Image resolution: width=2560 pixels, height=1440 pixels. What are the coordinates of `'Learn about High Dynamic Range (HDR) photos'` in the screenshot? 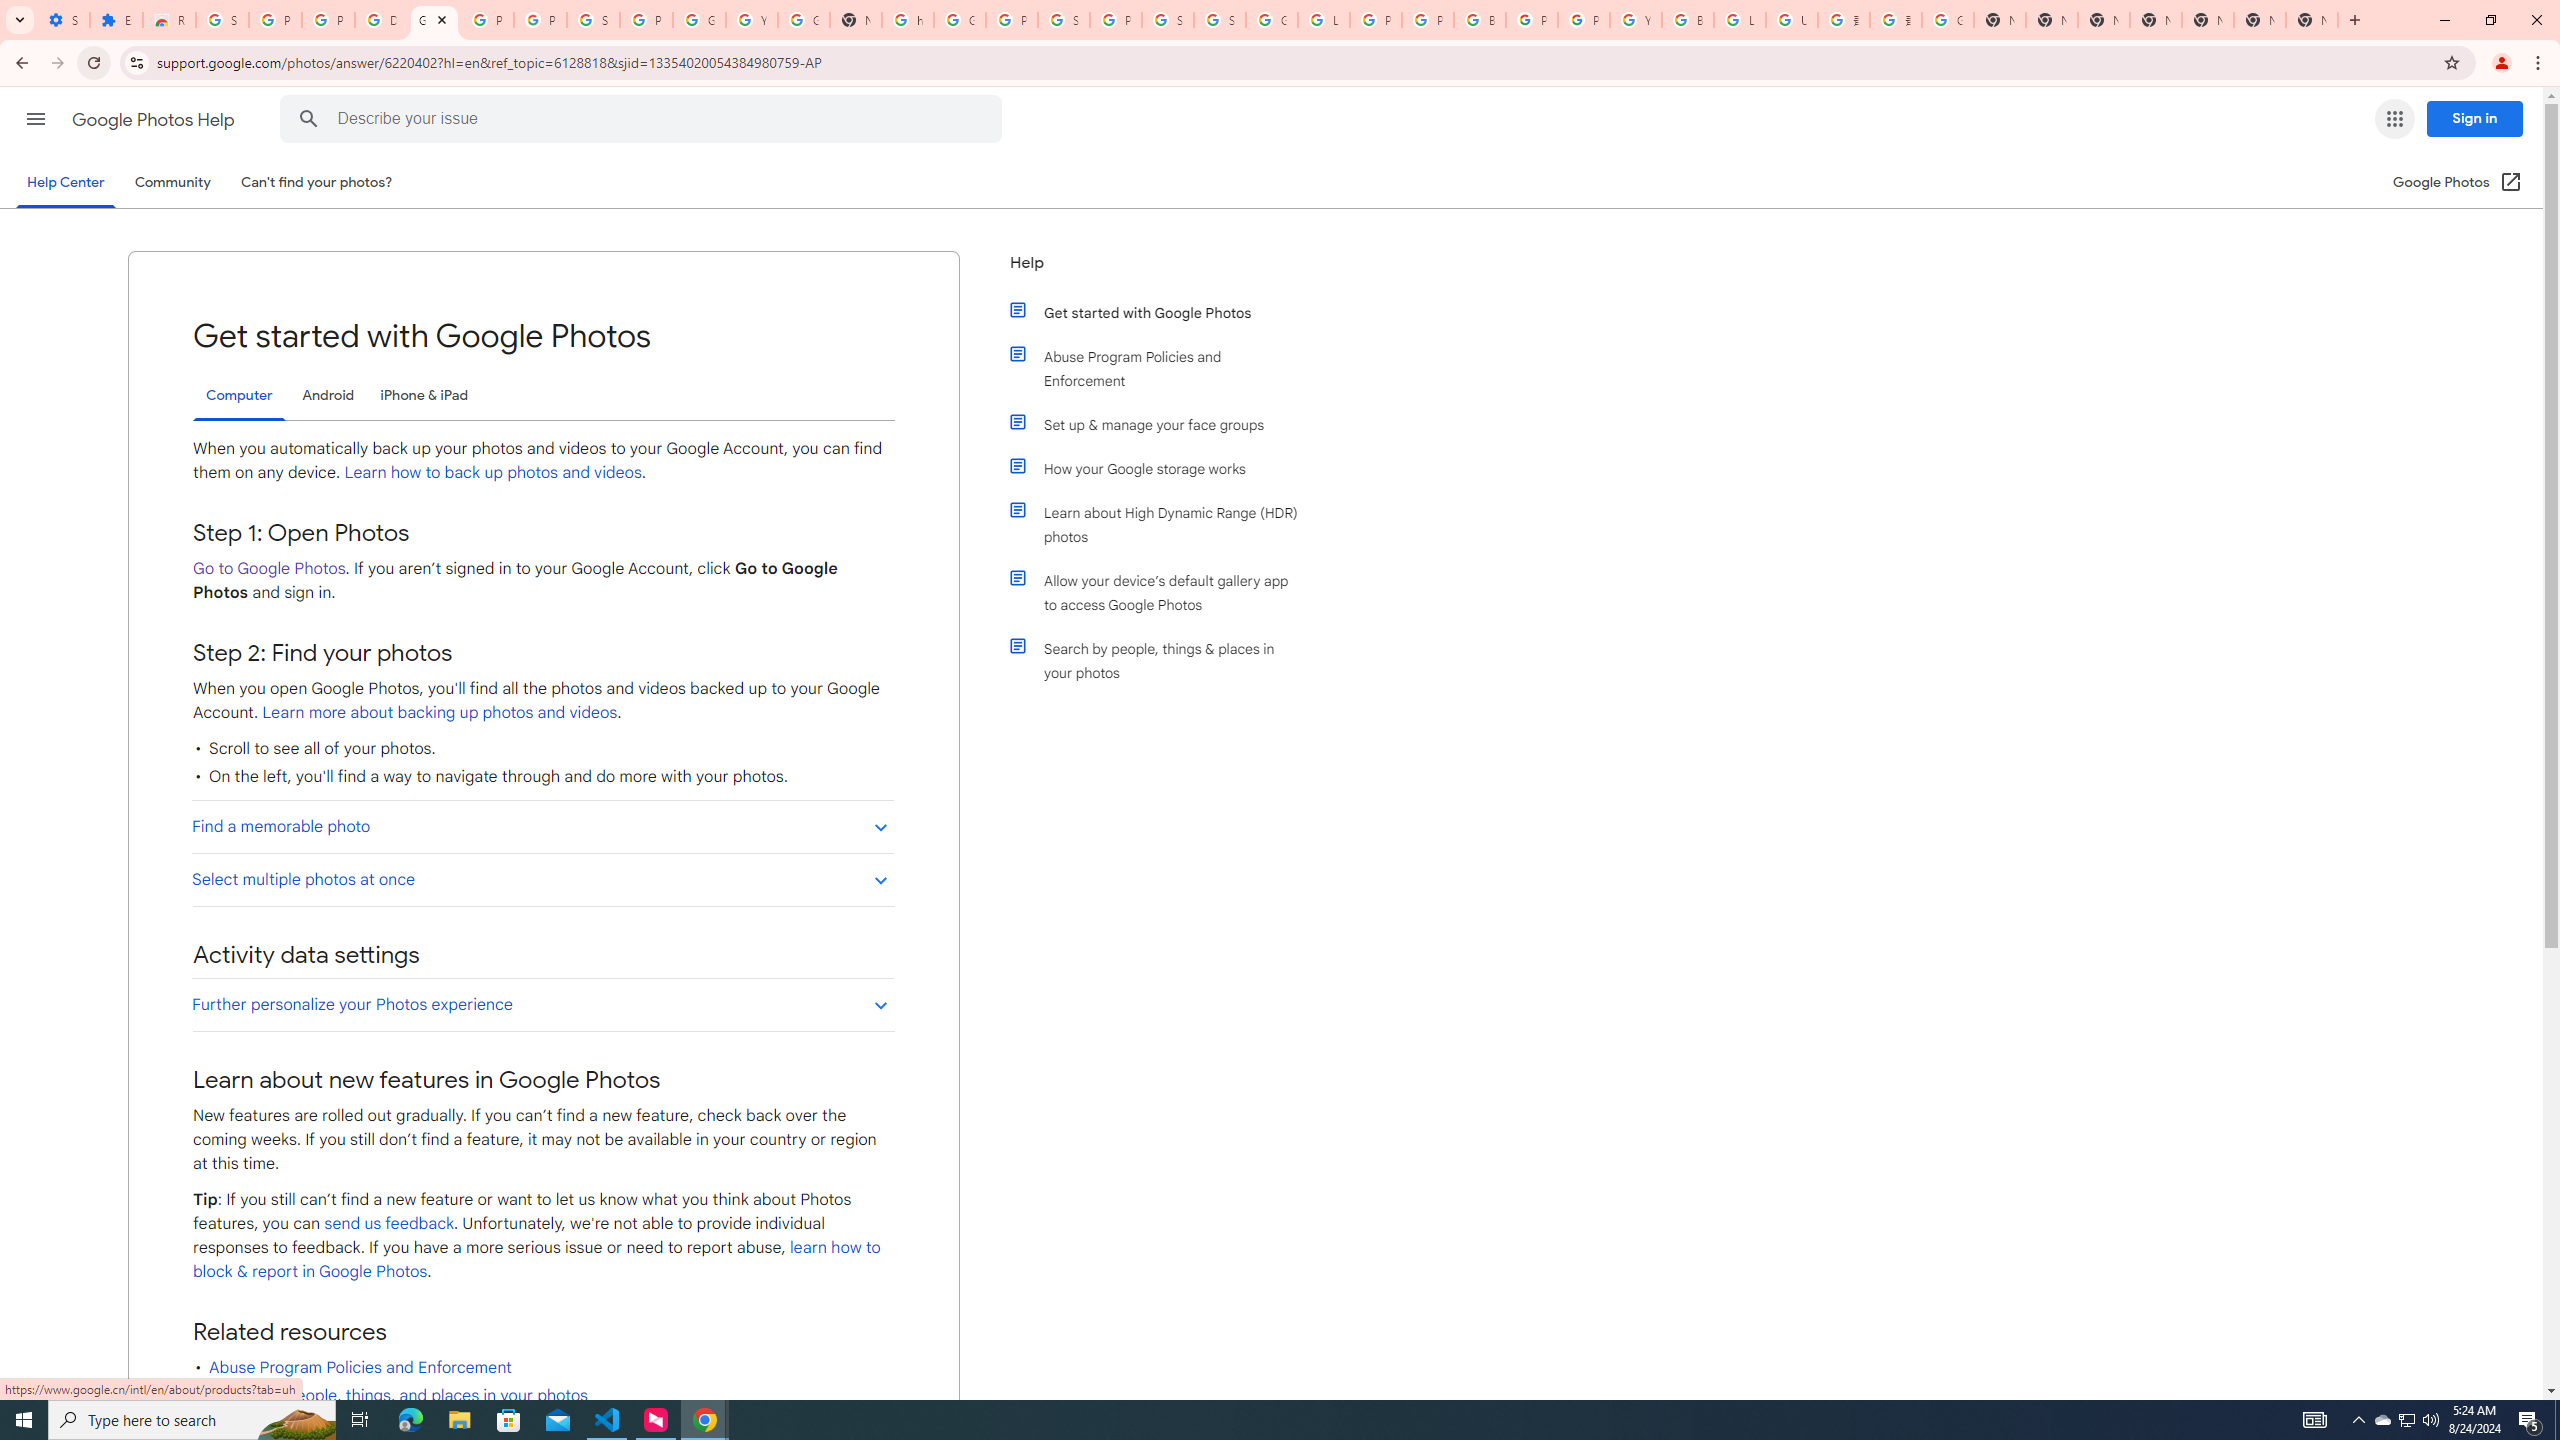 It's located at (1162, 524).